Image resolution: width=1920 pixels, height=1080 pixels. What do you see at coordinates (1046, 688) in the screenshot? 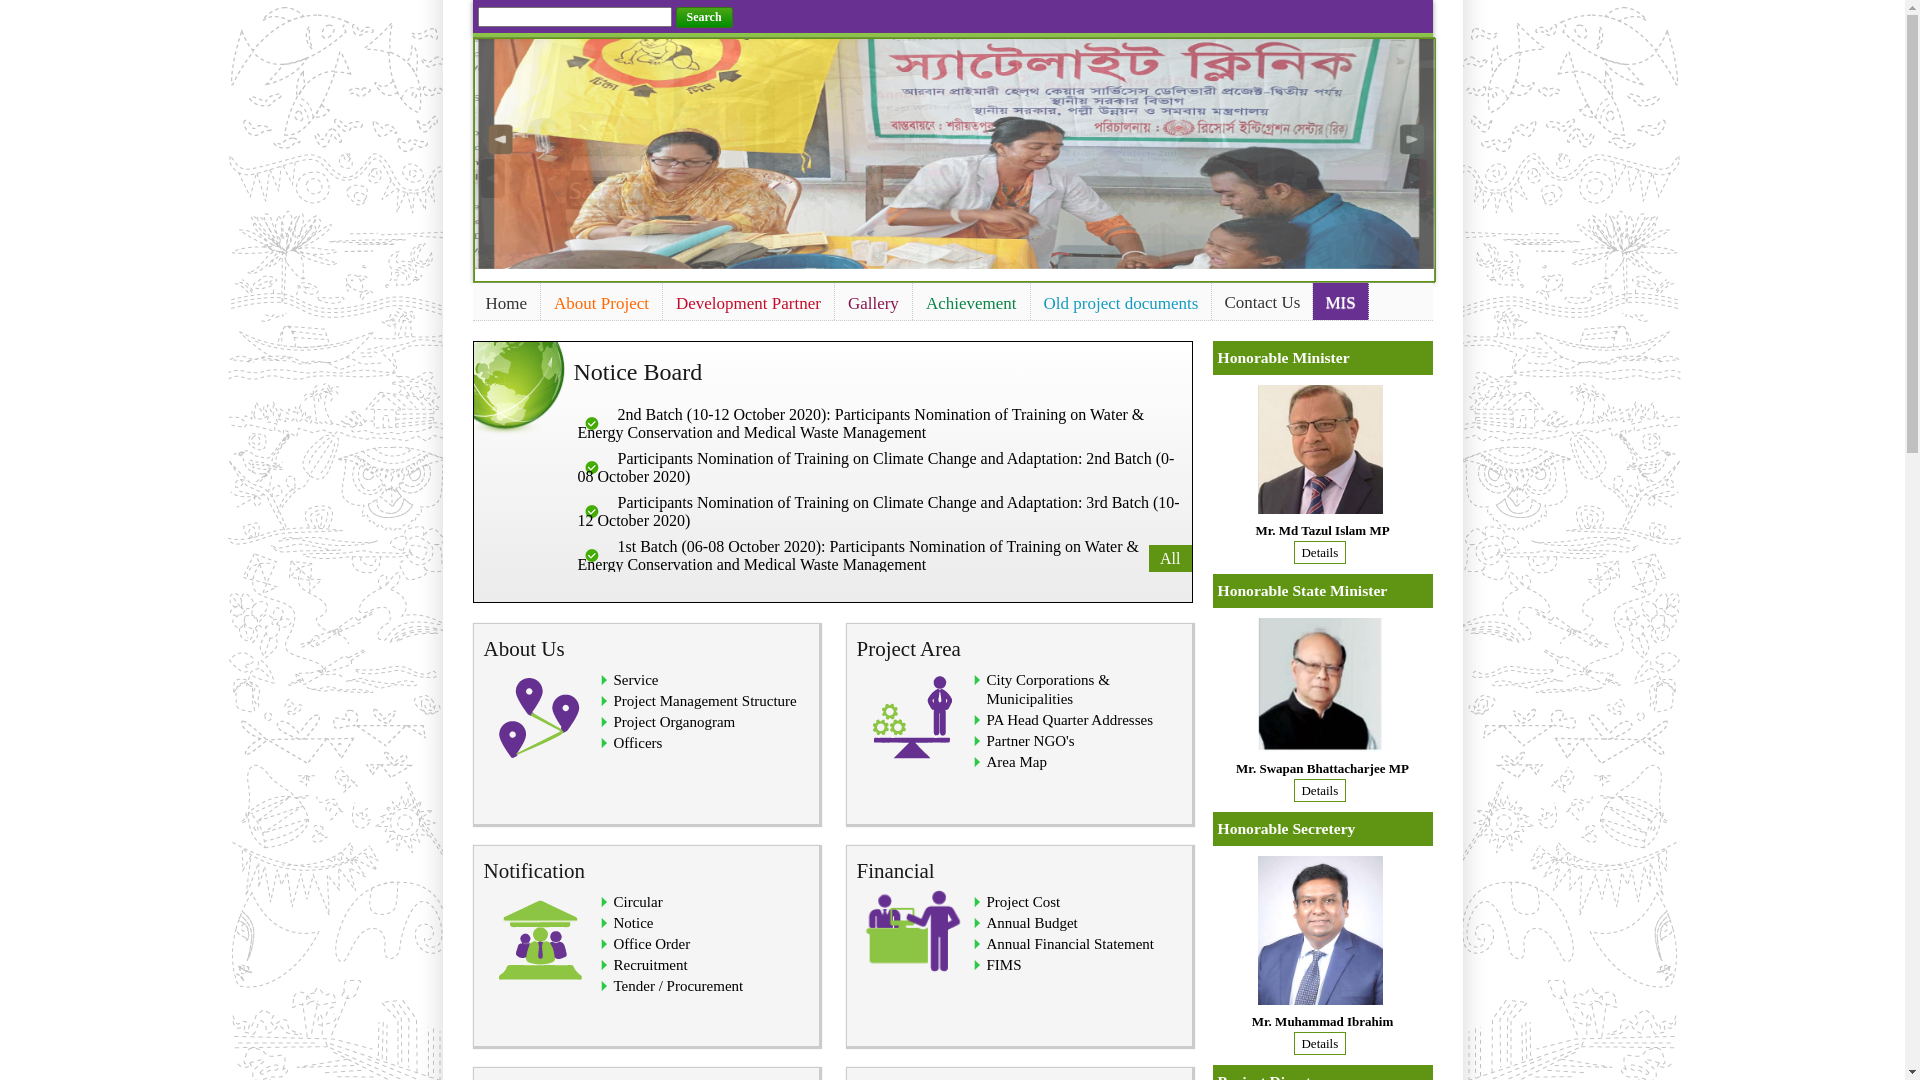
I see `'City Corporations & Municipalities'` at bounding box center [1046, 688].